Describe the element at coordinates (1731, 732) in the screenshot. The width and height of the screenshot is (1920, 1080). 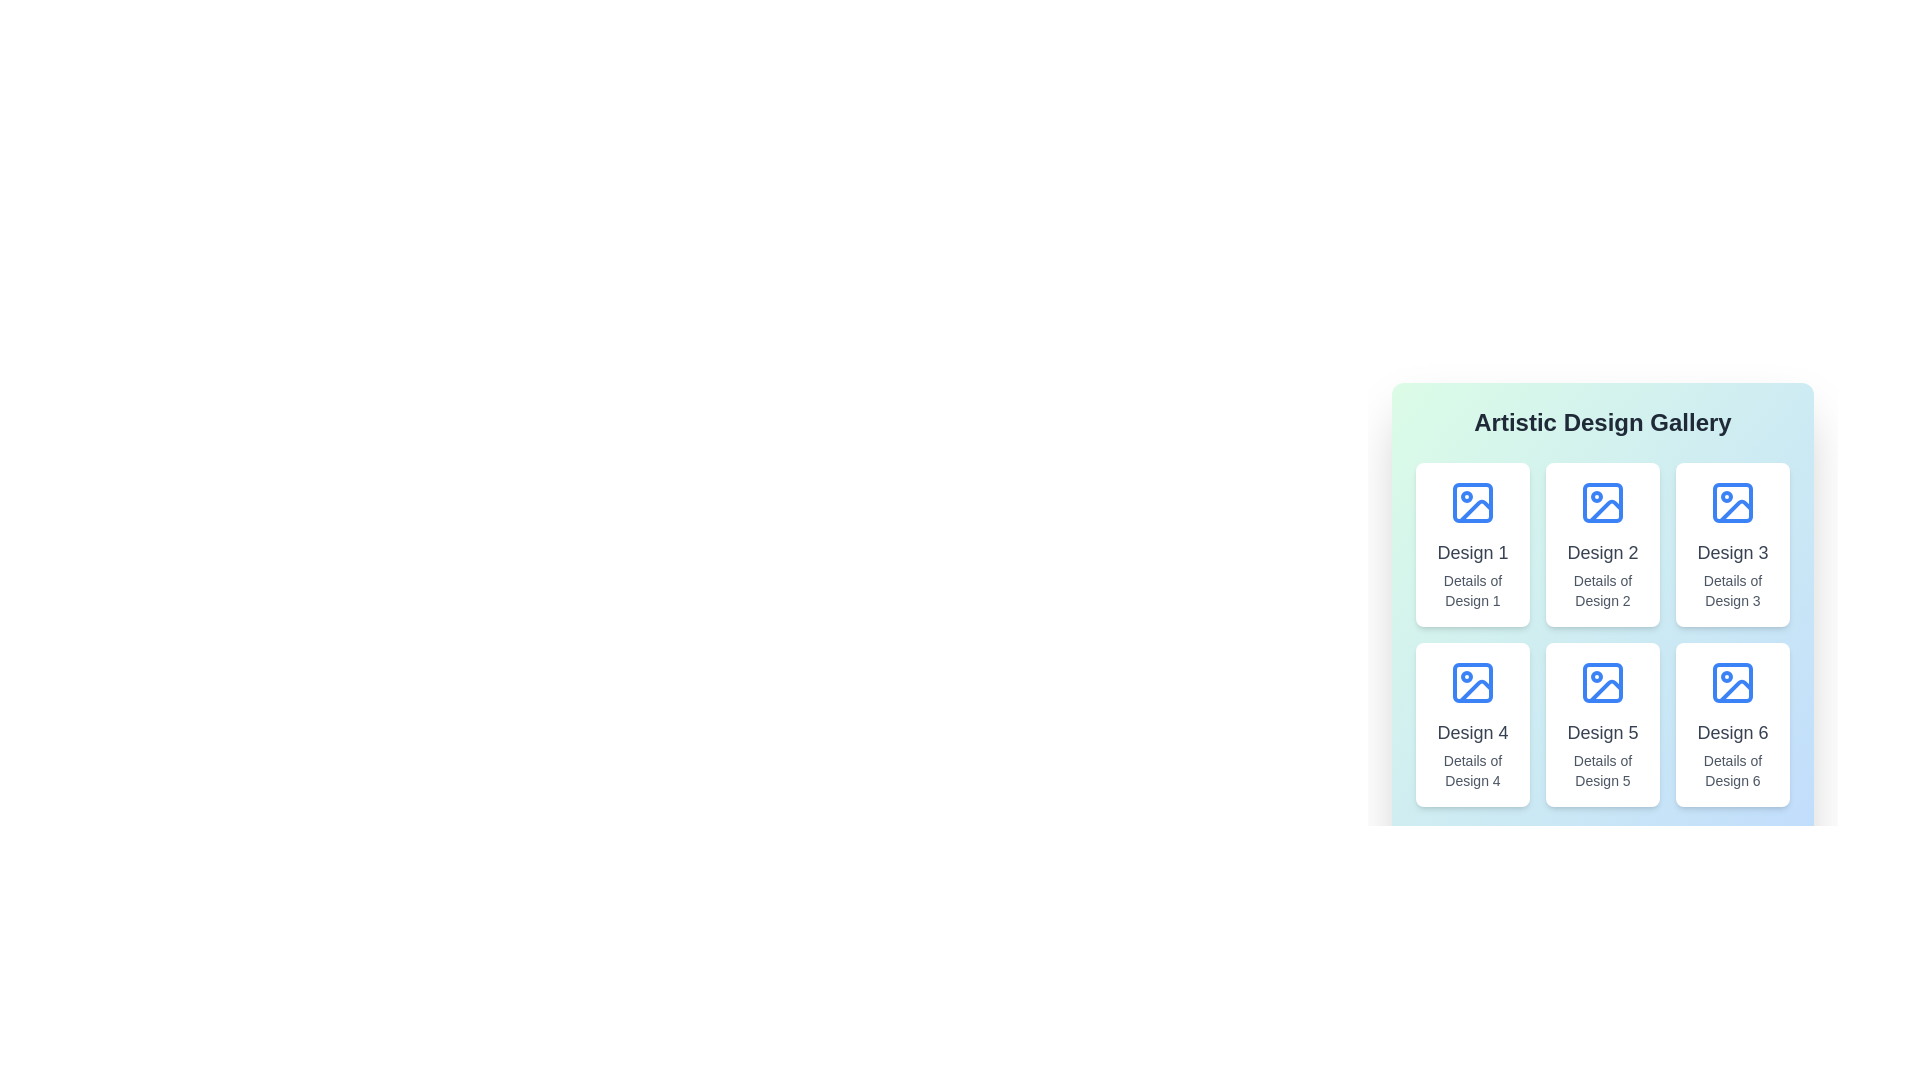
I see `the Text Label element displaying 'Design 6', which is styled in gray color with medium font weight and is located in the rightmost column of the bottom row of a 3x2 grid structure` at that location.